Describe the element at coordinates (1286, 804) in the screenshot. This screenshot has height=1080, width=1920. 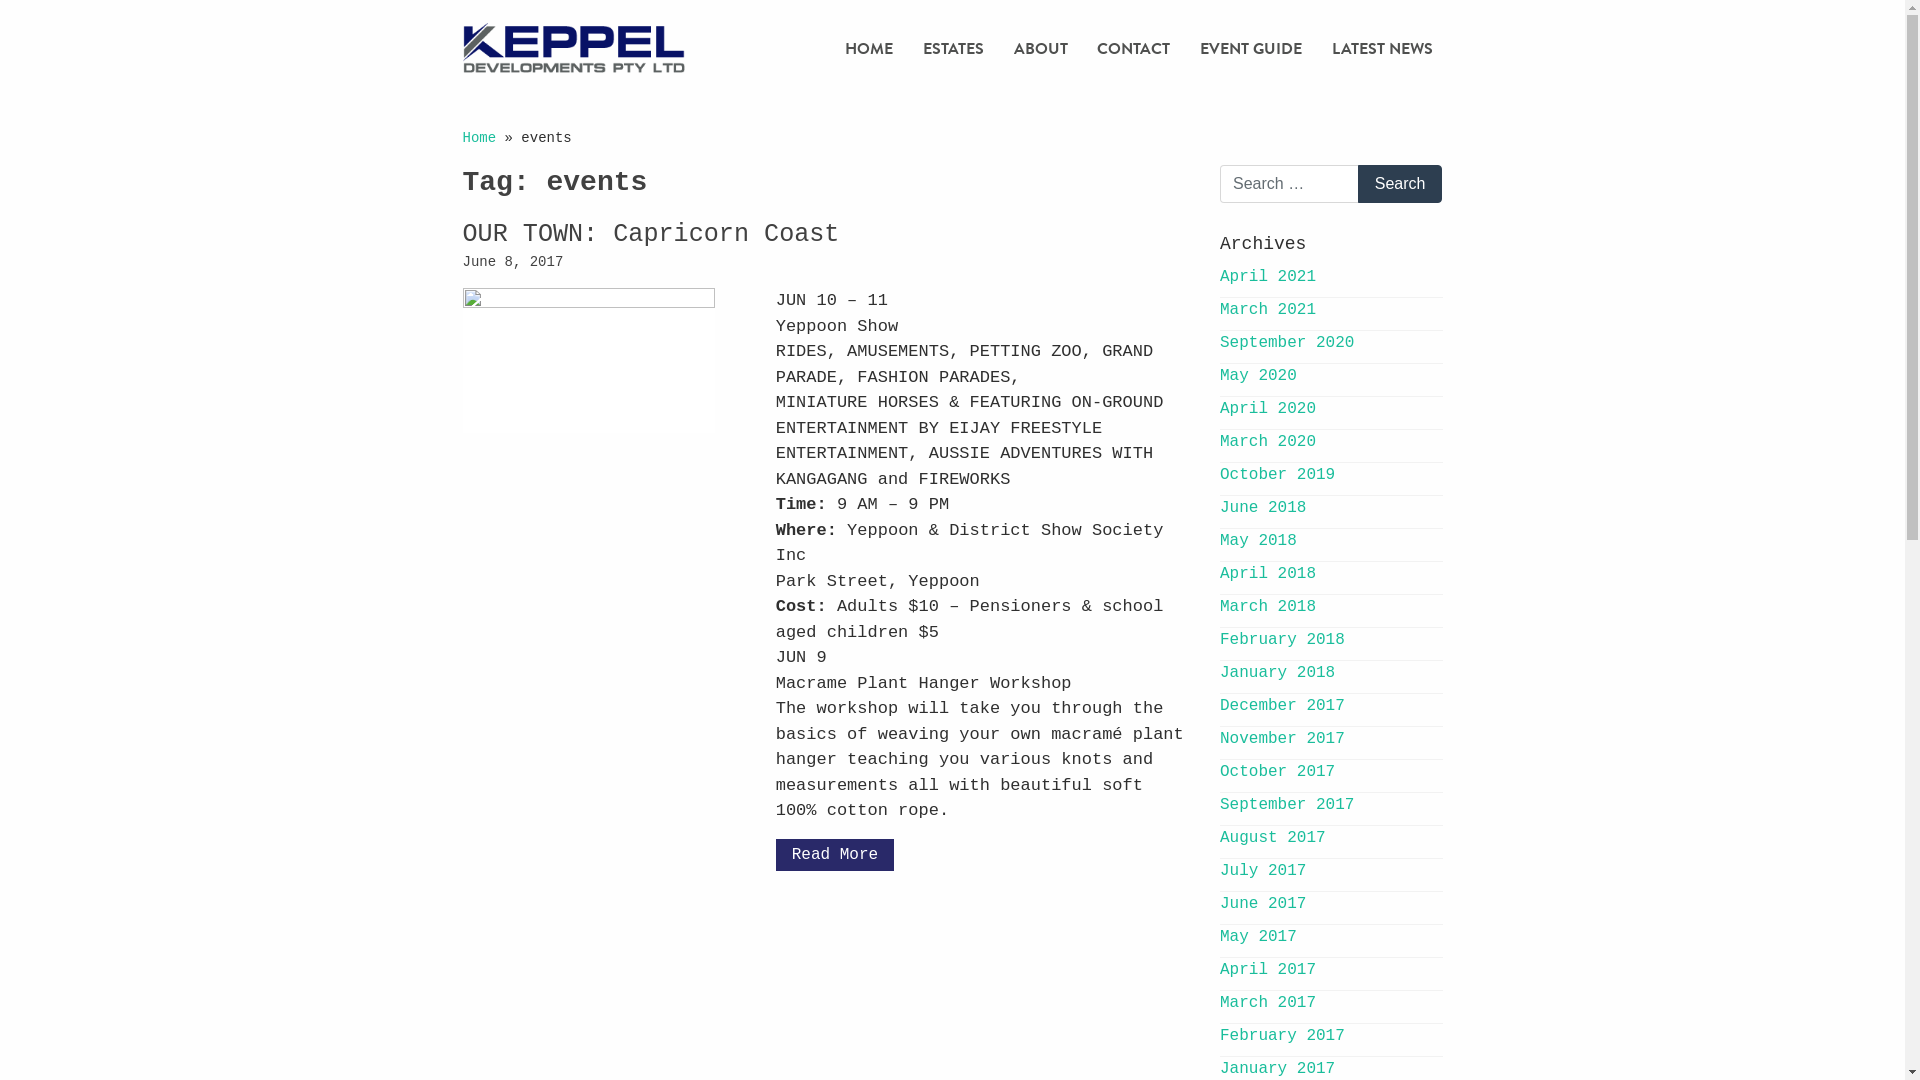
I see `'September 2017'` at that location.